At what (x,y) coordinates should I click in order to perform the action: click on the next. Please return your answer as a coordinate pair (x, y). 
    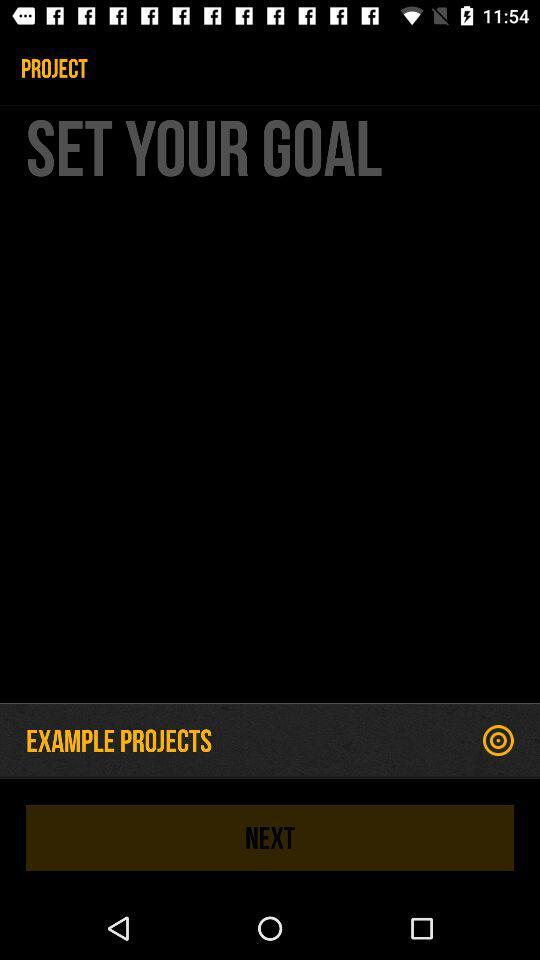
    Looking at the image, I should click on (270, 837).